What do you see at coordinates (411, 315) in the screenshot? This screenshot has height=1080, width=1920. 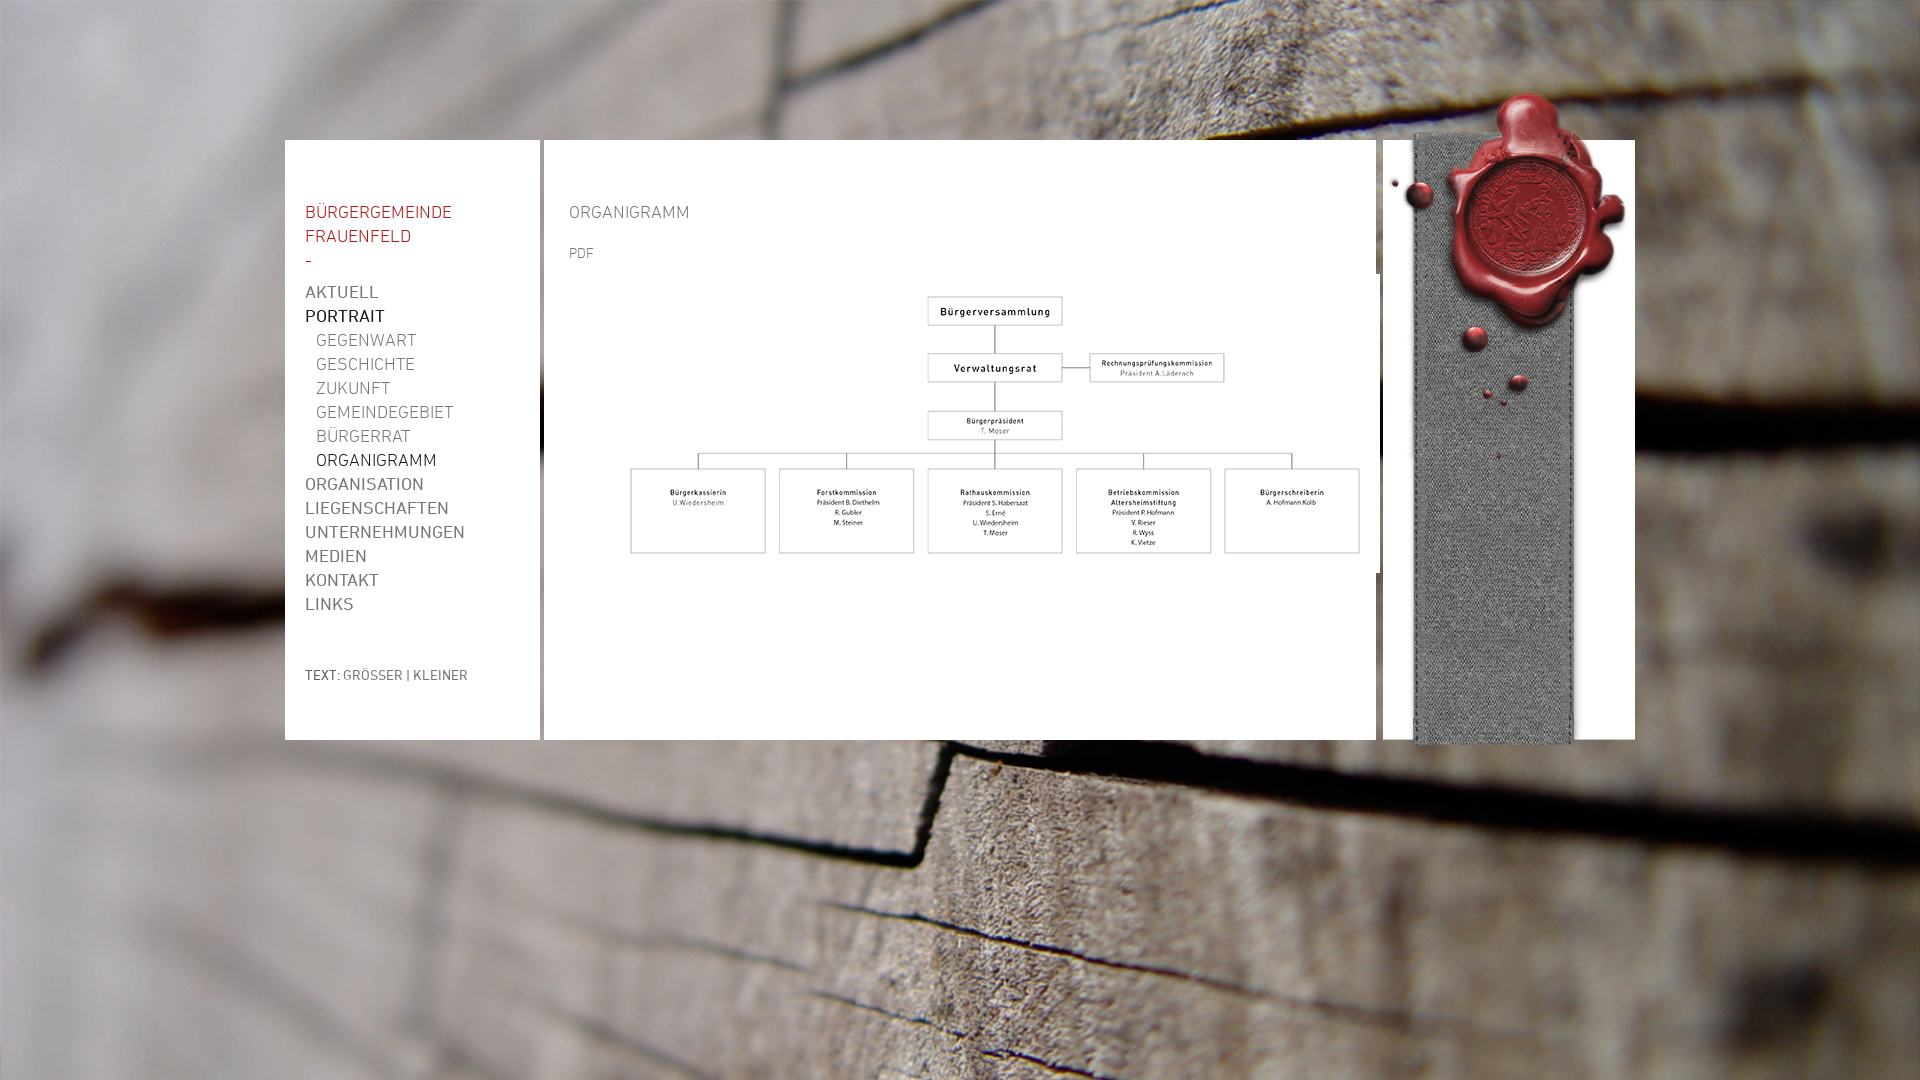 I see `'PORTRAIT'` at bounding box center [411, 315].